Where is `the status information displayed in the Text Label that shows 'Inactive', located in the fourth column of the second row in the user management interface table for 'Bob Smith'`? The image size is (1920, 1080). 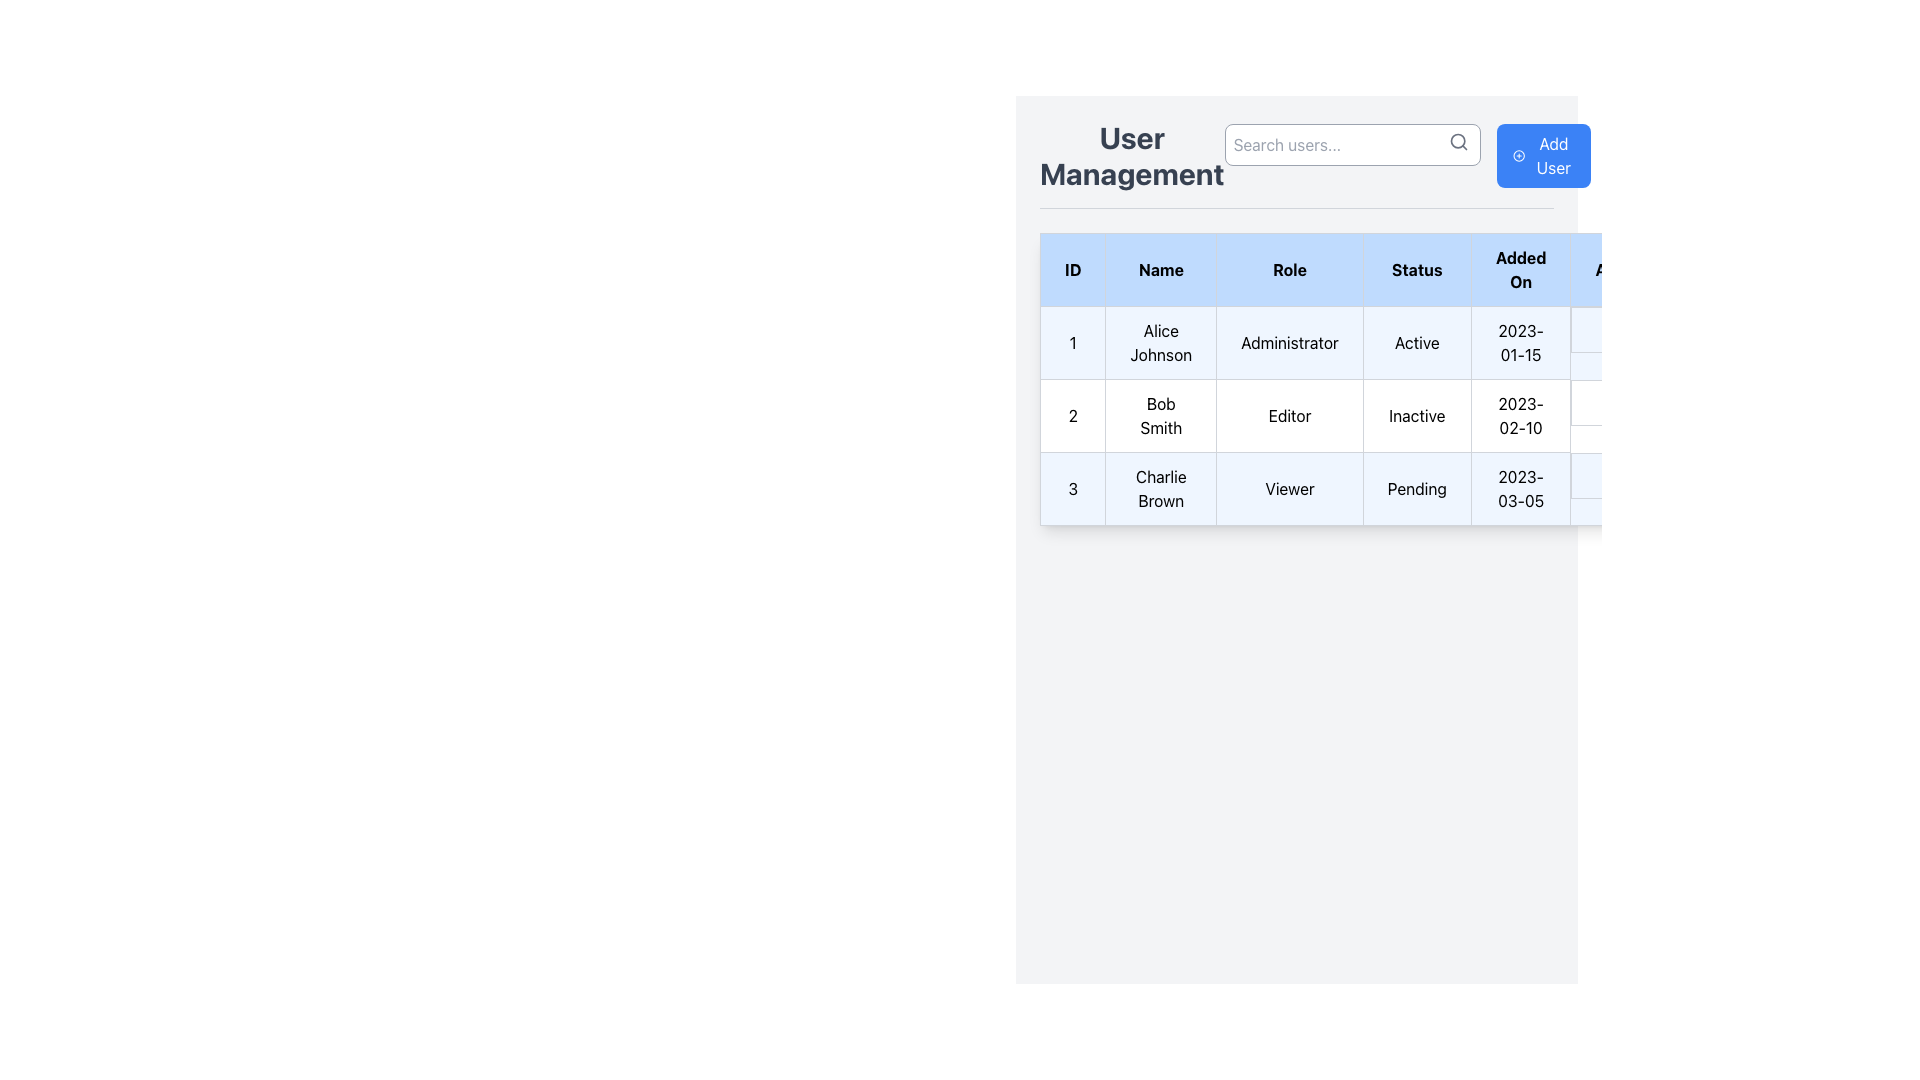
the status information displayed in the Text Label that shows 'Inactive', located in the fourth column of the second row in the user management interface table for 'Bob Smith' is located at coordinates (1416, 415).